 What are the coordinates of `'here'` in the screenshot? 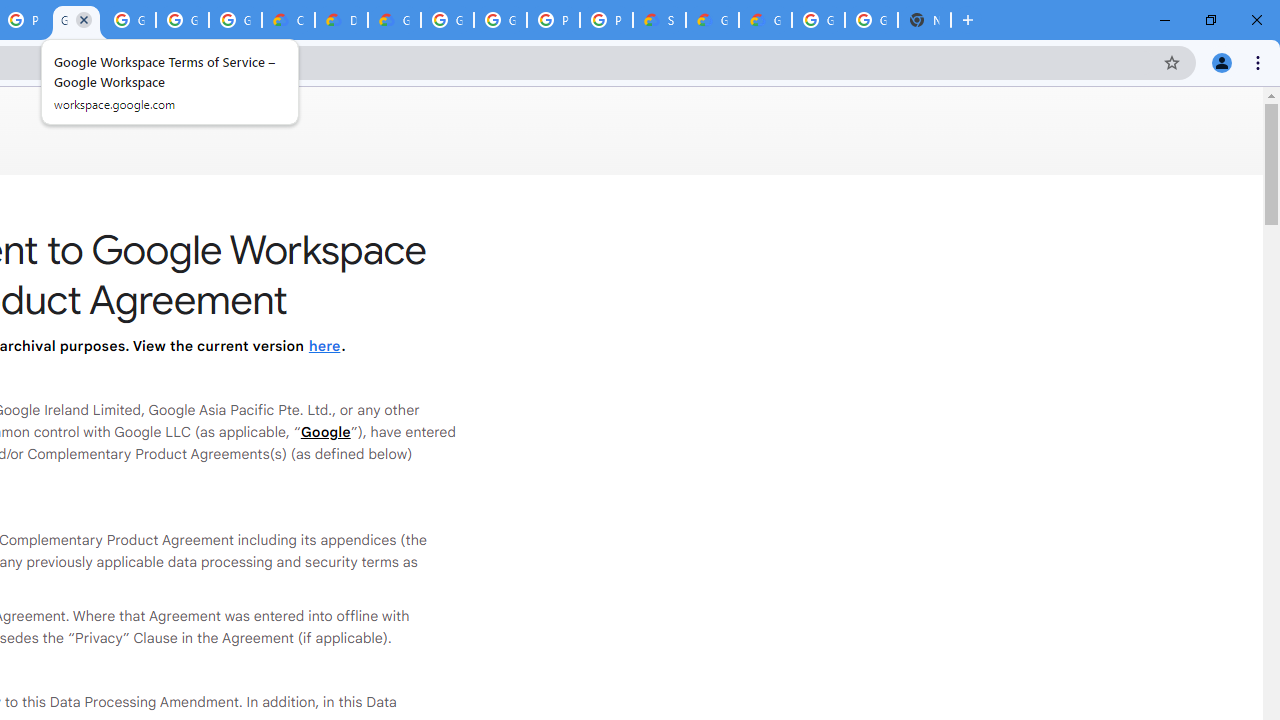 It's located at (324, 344).